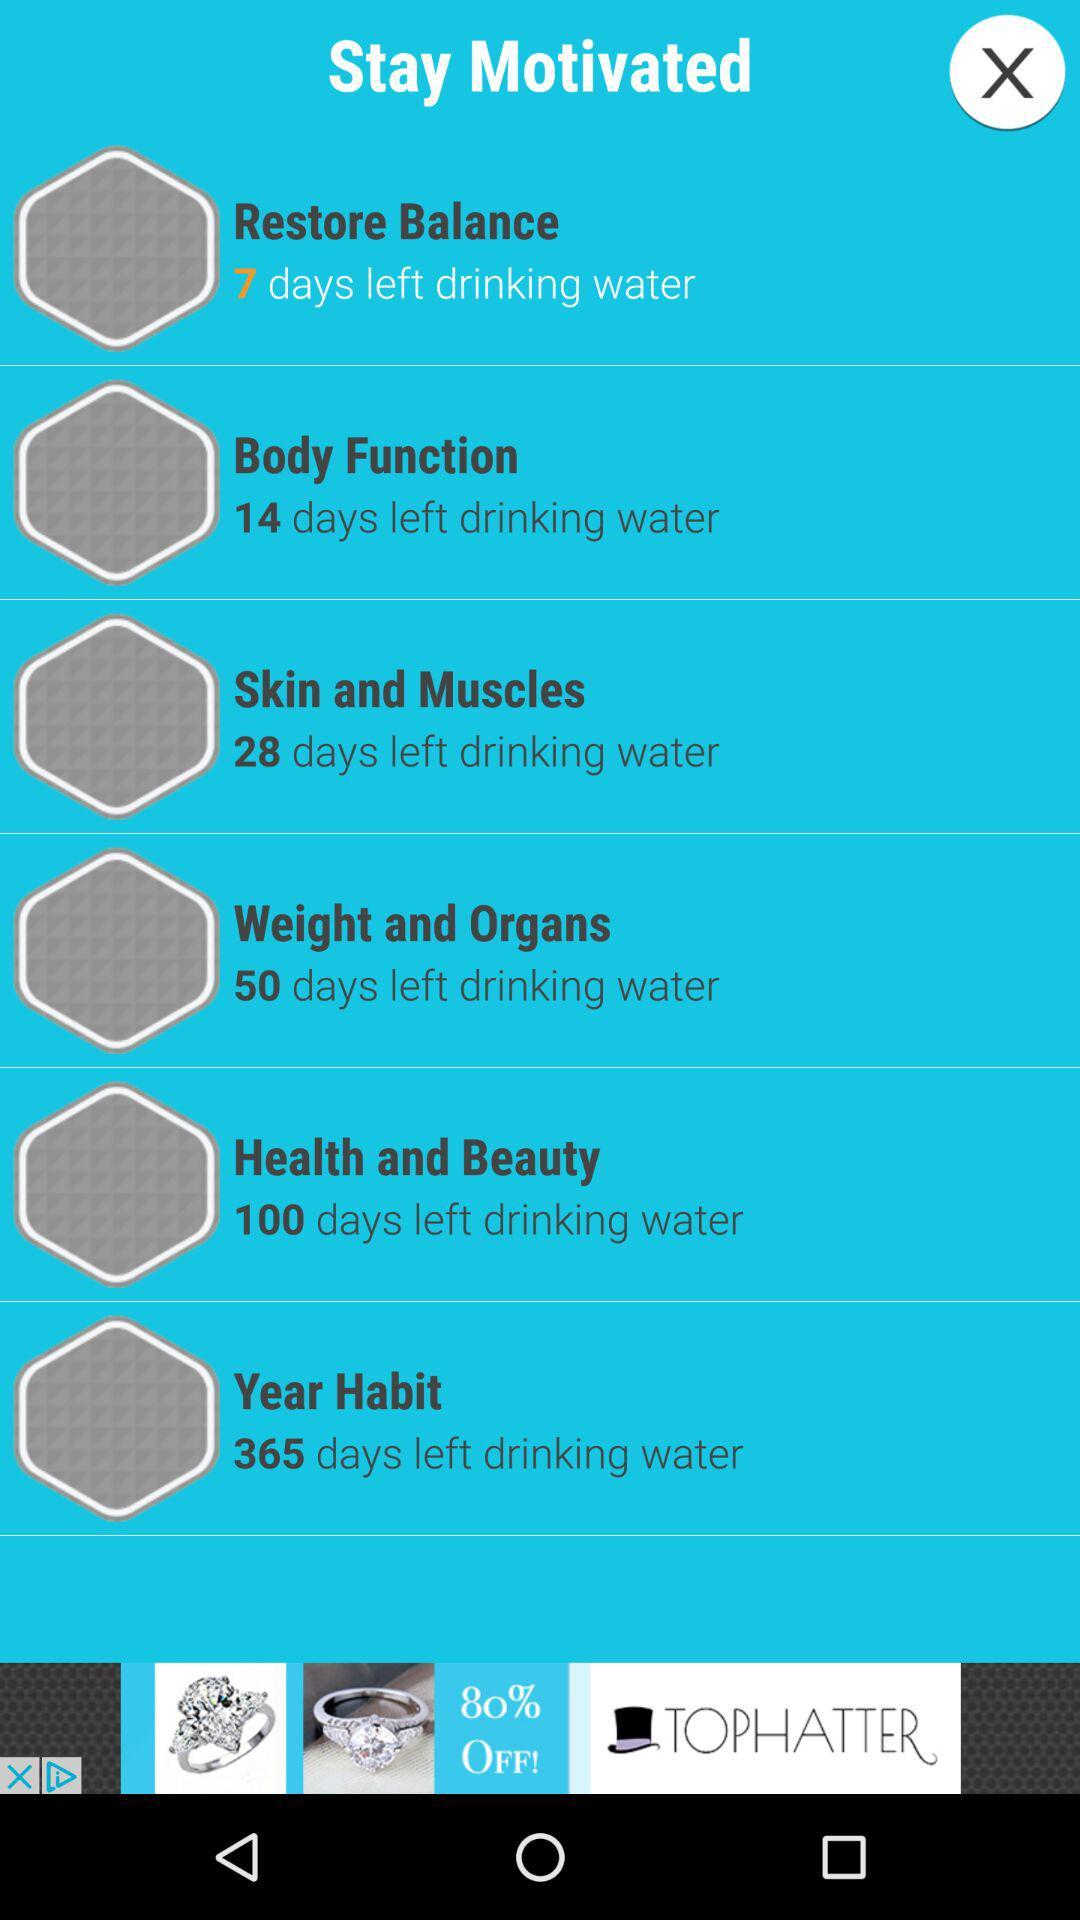 This screenshot has width=1080, height=1920. I want to click on come back, so click(1007, 72).